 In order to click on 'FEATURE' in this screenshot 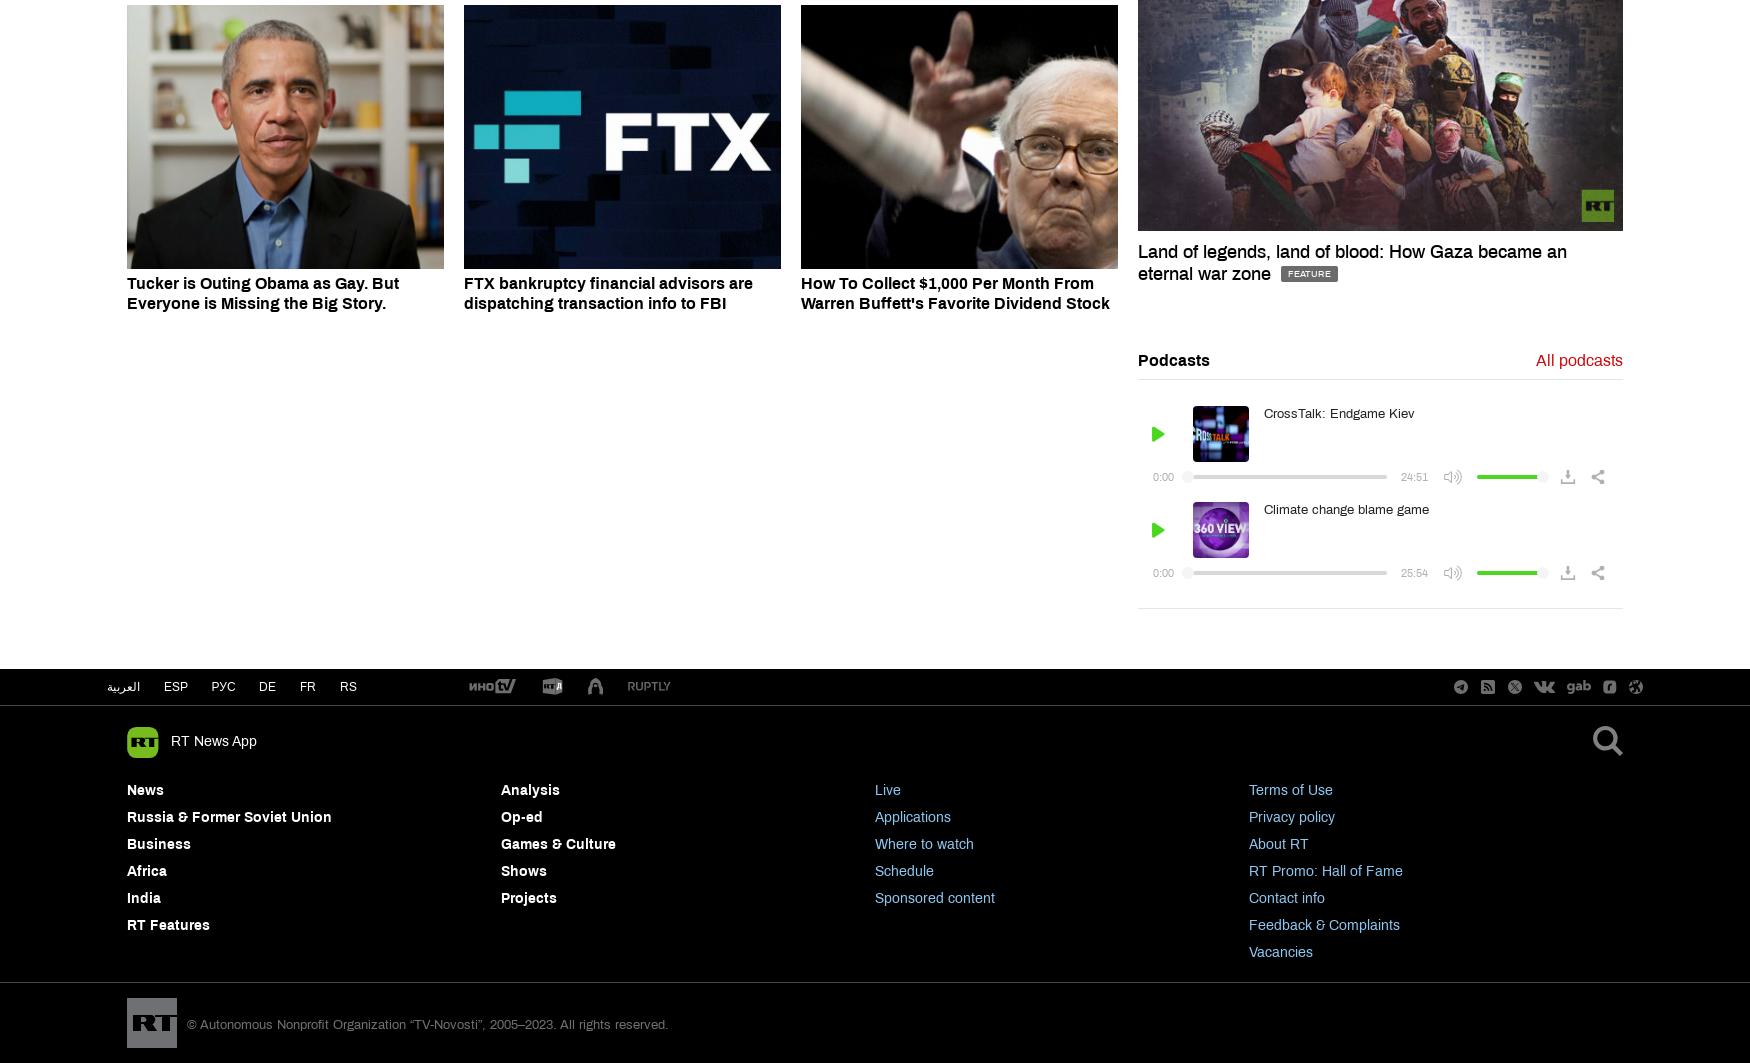, I will do `click(1307, 272)`.